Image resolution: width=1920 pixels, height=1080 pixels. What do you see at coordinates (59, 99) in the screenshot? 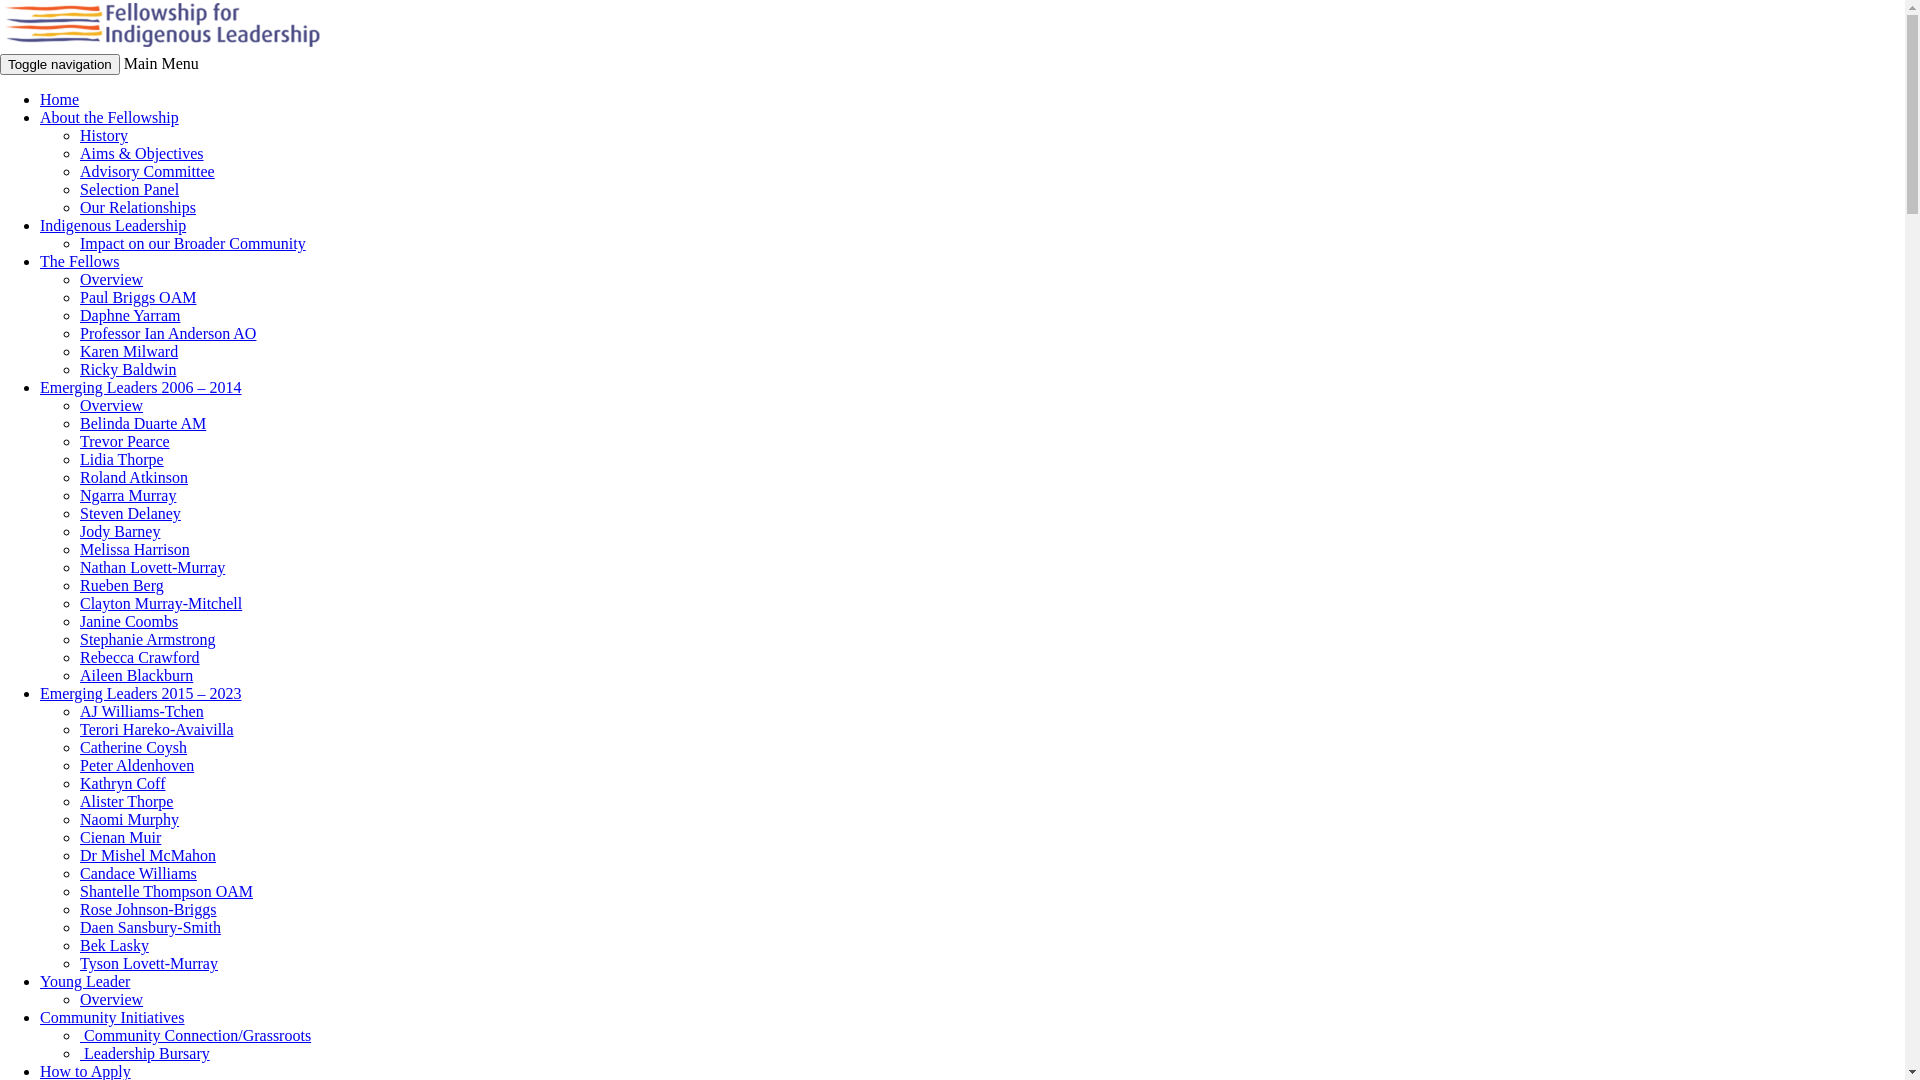
I see `'Home'` at bounding box center [59, 99].